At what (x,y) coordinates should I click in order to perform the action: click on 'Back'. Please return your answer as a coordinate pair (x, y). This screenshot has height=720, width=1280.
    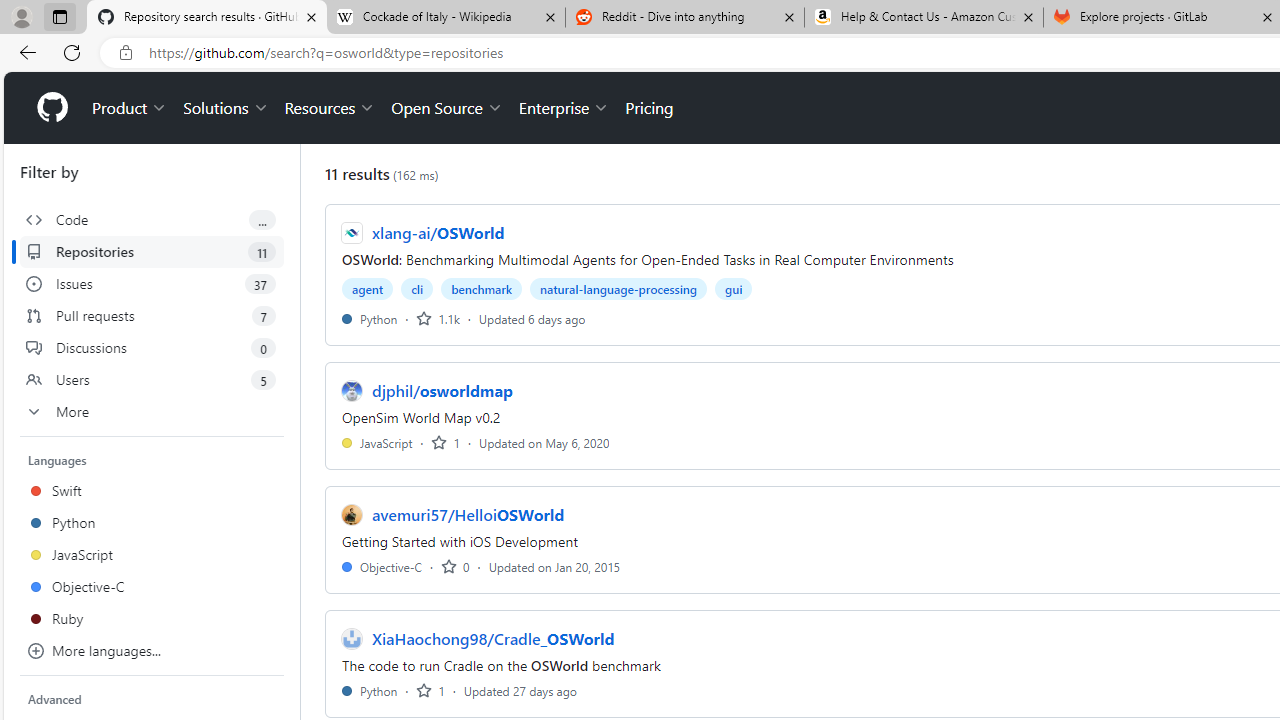
    Looking at the image, I should click on (24, 51).